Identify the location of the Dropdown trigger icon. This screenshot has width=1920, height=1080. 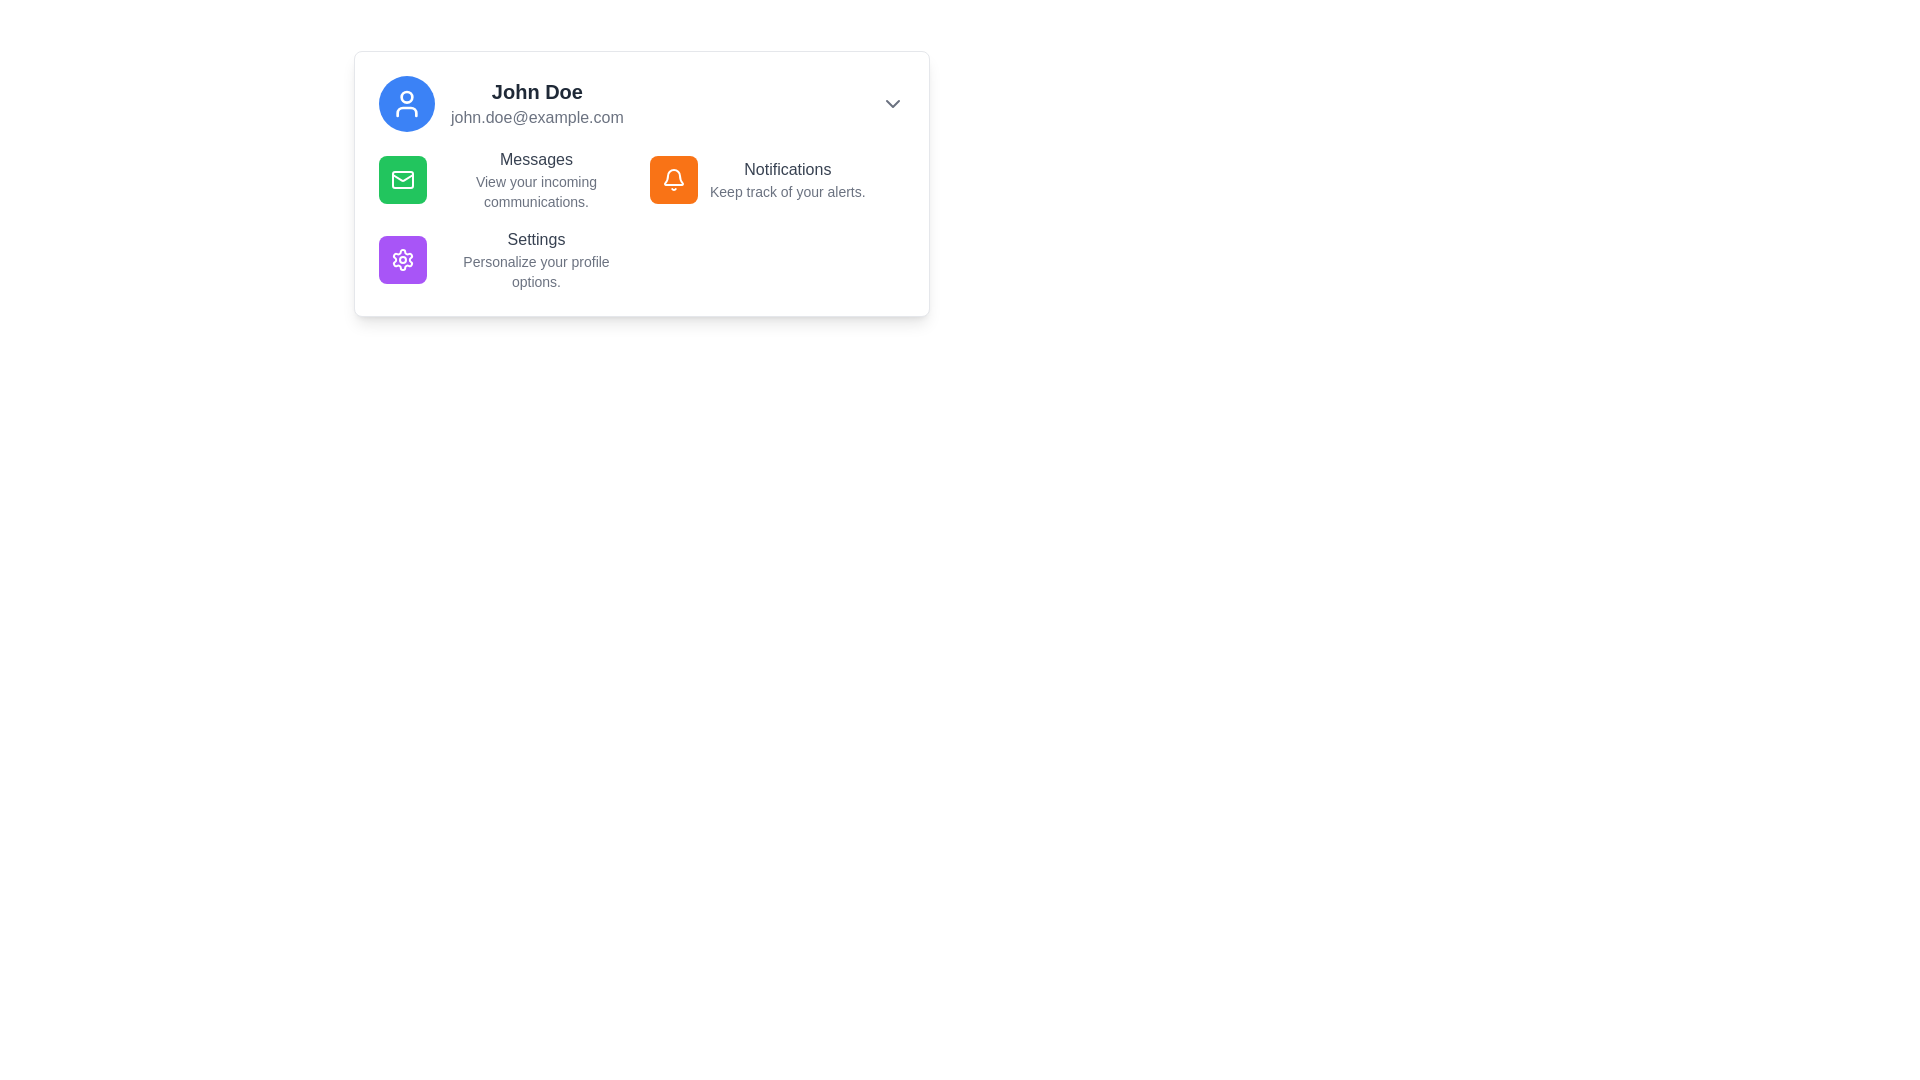
(891, 104).